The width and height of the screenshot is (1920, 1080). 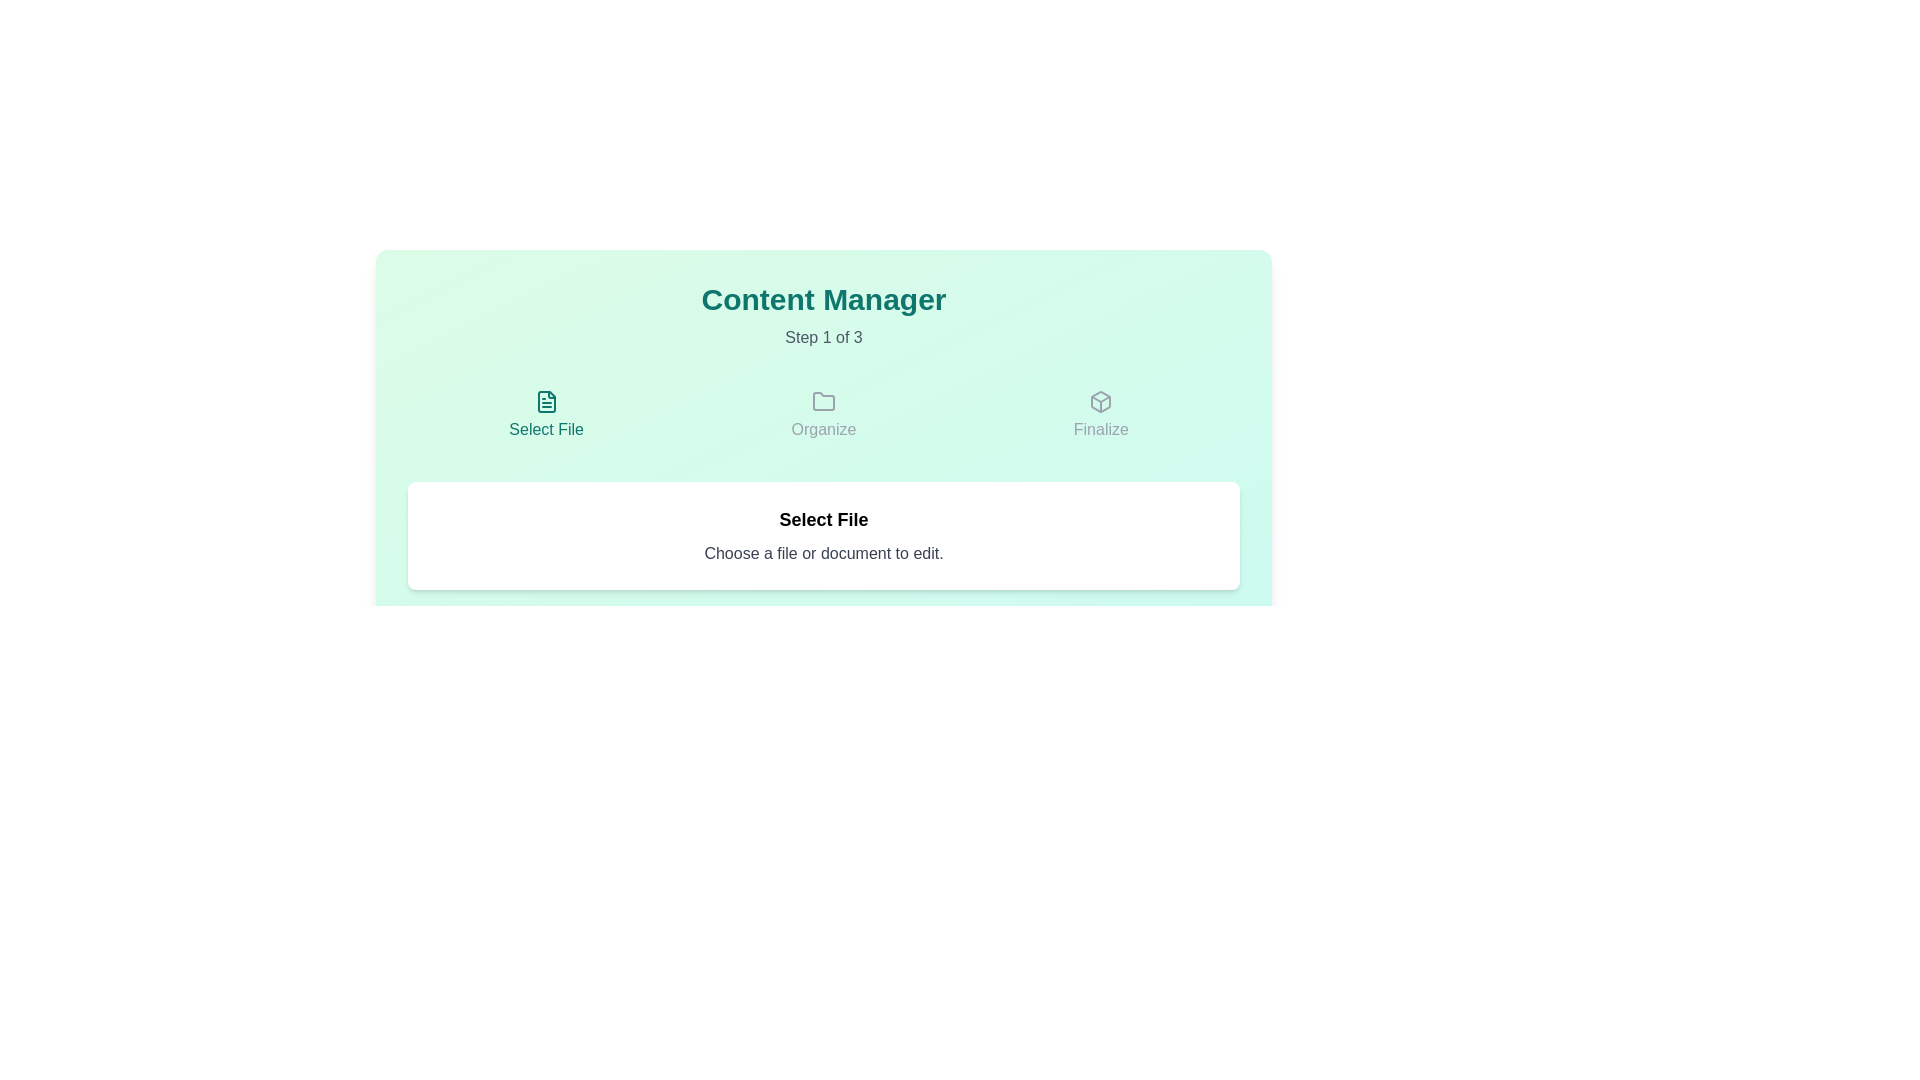 I want to click on the small gray SVG icon resembling a box or cube, which is the third icon in the row under the 'Finalize' label, so click(x=1100, y=401).